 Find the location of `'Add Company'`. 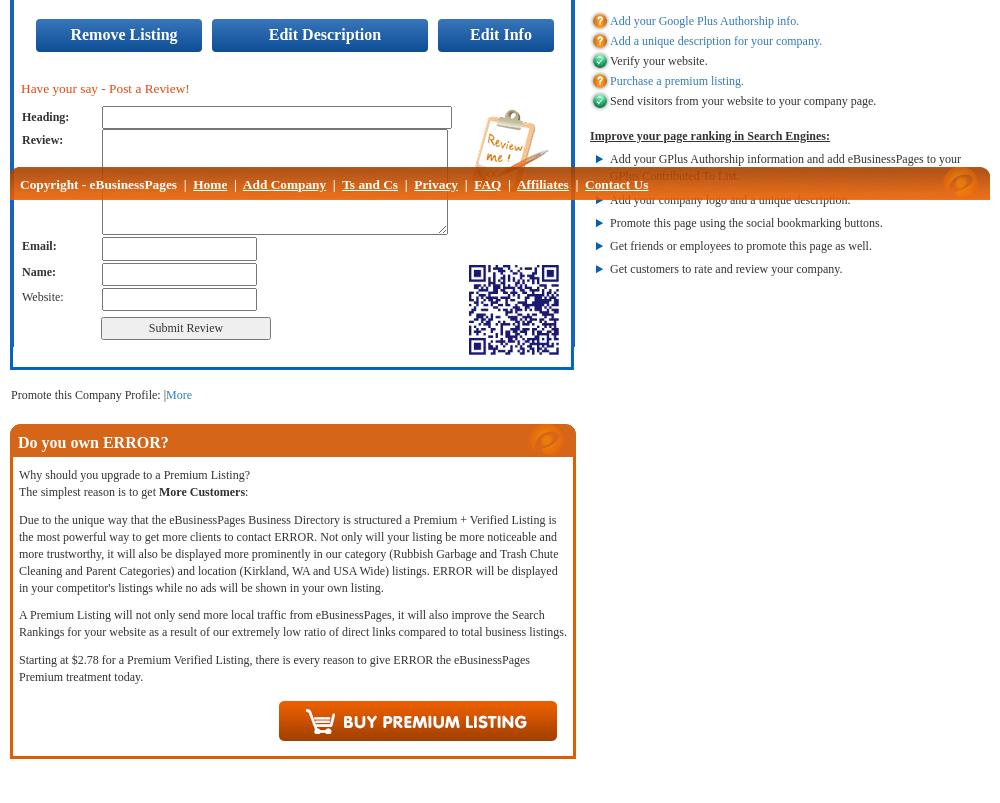

'Add Company' is located at coordinates (284, 184).